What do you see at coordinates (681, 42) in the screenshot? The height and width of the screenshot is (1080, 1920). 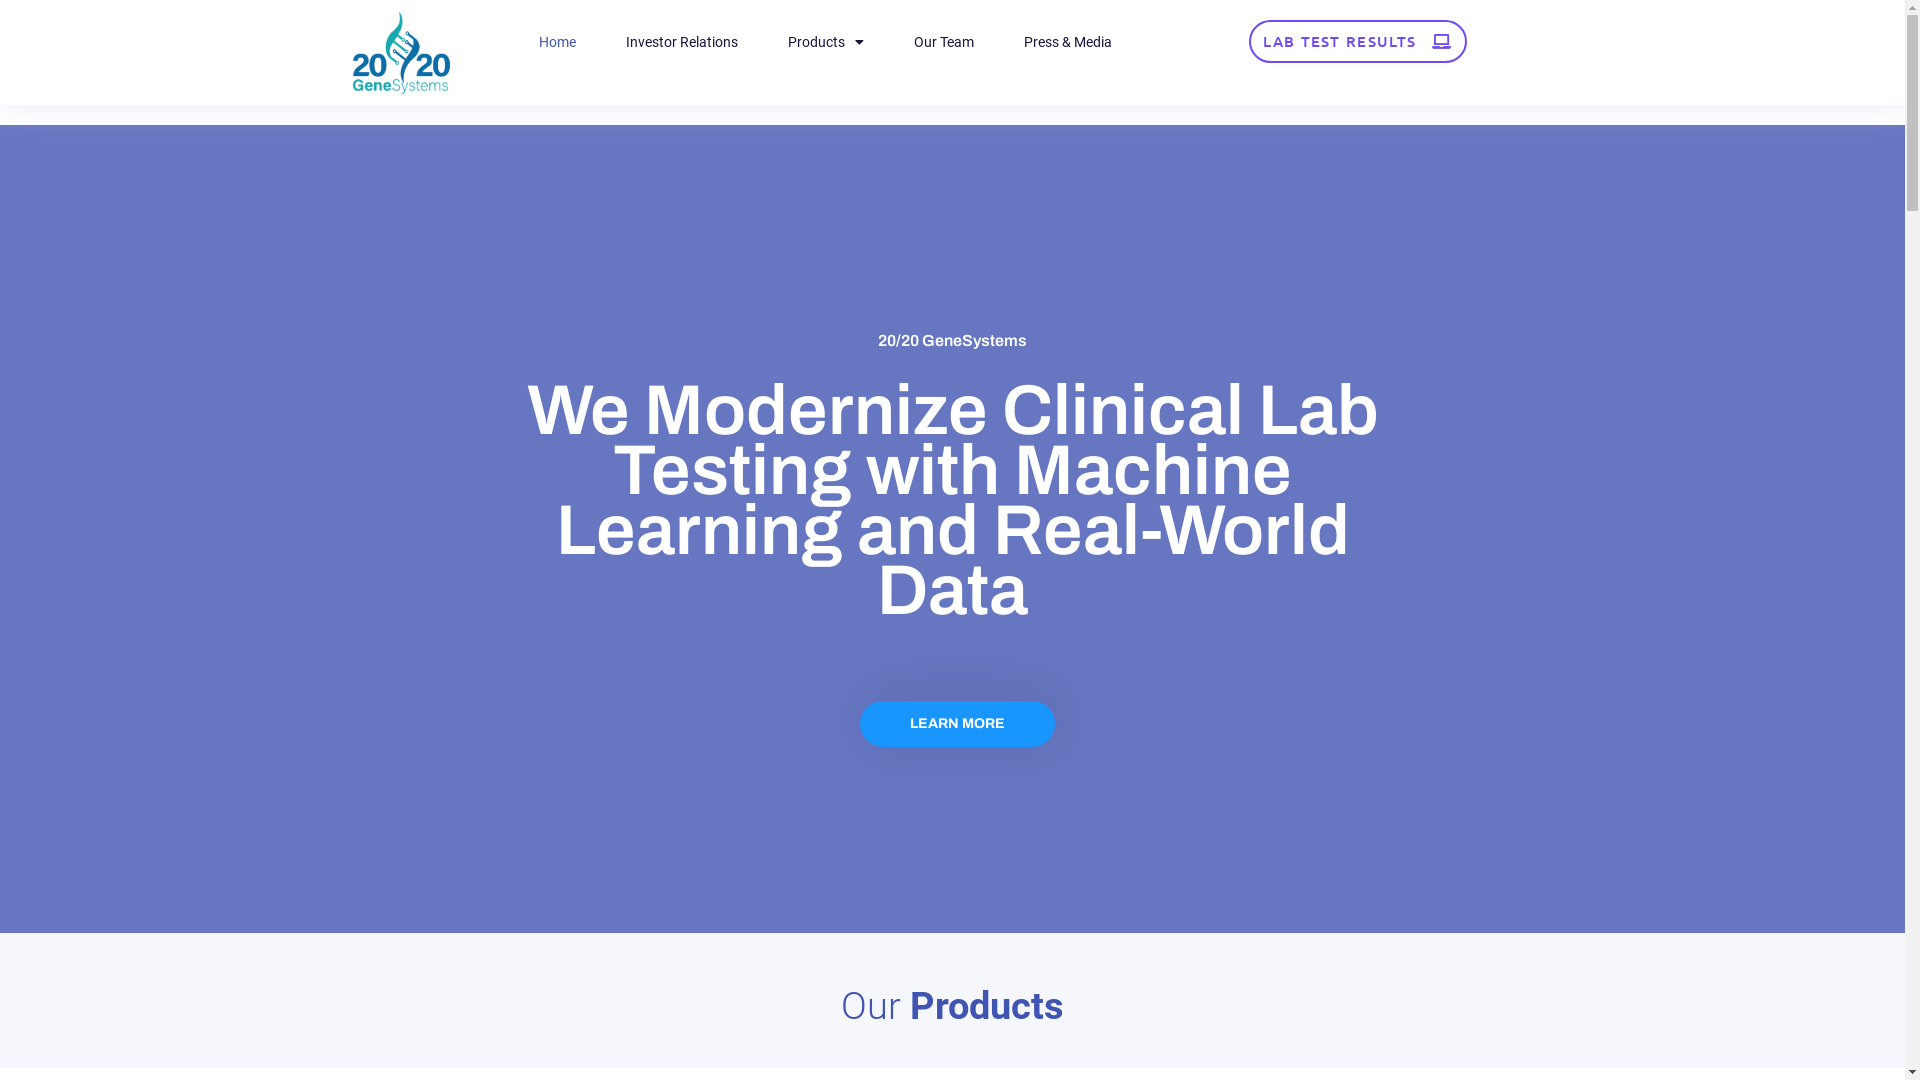 I see `'Investor Relations'` at bounding box center [681, 42].